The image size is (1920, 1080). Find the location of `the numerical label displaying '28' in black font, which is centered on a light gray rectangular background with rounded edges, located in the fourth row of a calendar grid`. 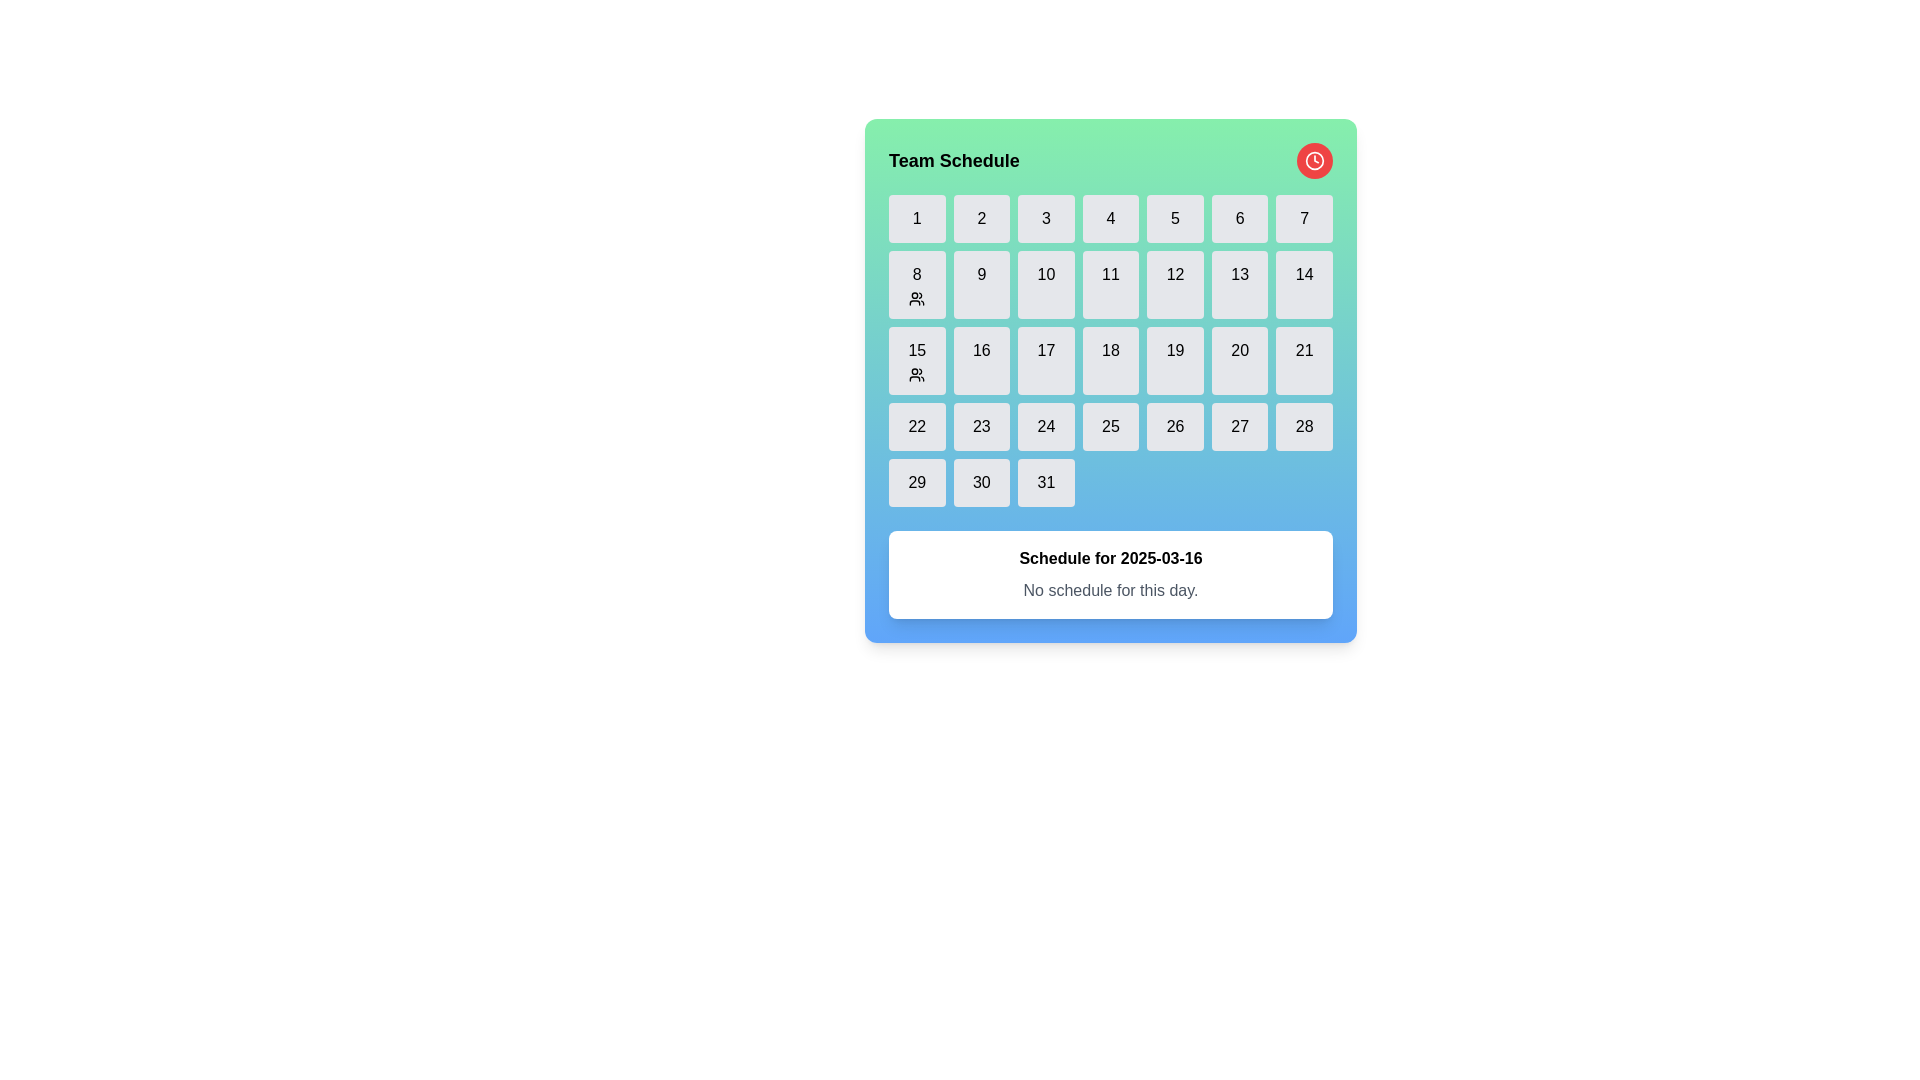

the numerical label displaying '28' in black font, which is centered on a light gray rectangular background with rounded edges, located in the fourth row of a calendar grid is located at coordinates (1304, 426).